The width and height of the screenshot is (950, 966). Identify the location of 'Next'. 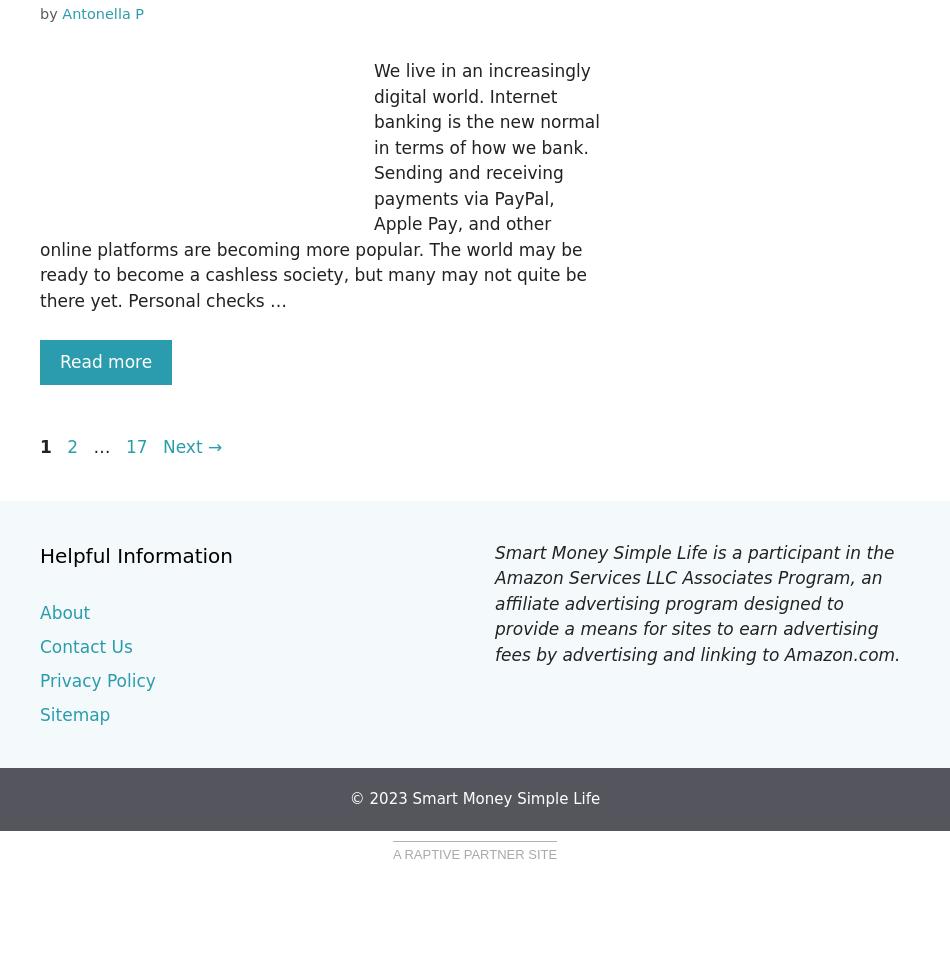
(184, 445).